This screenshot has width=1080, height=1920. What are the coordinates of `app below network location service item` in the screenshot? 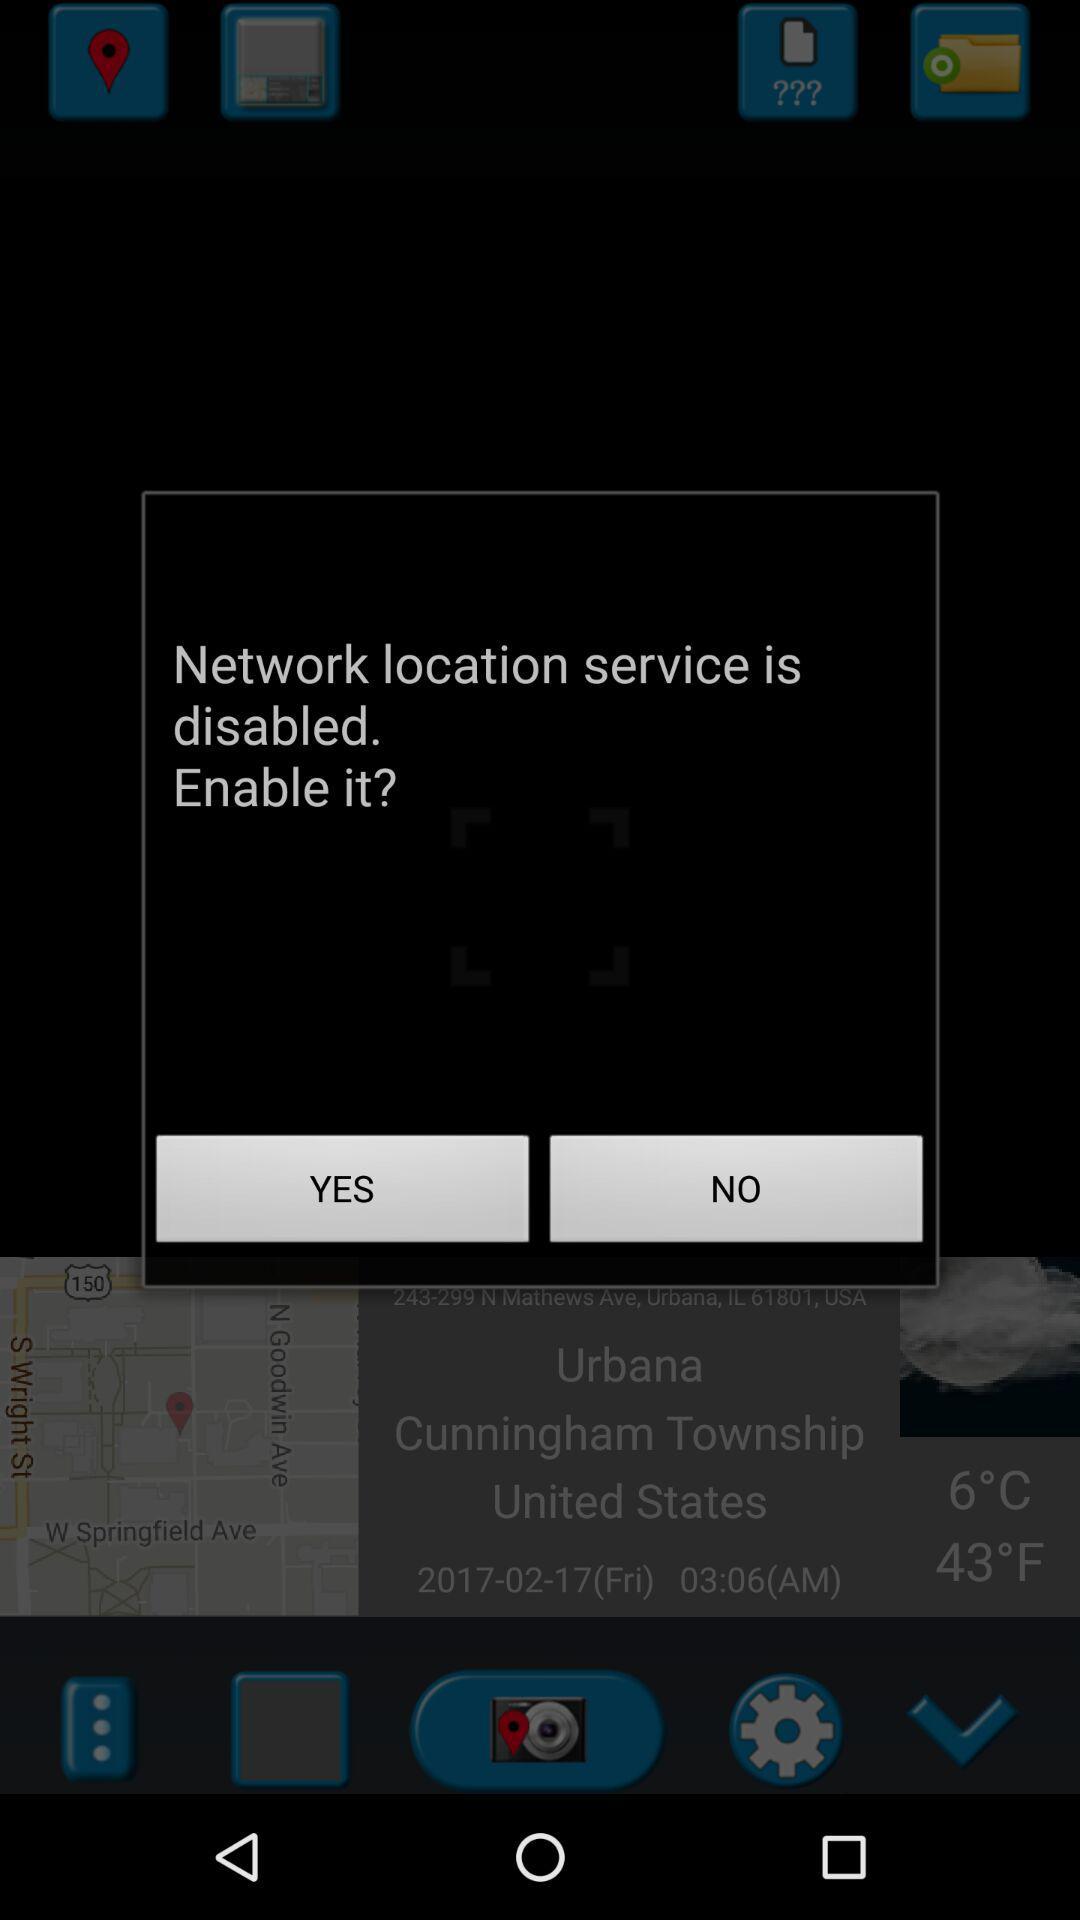 It's located at (342, 1194).